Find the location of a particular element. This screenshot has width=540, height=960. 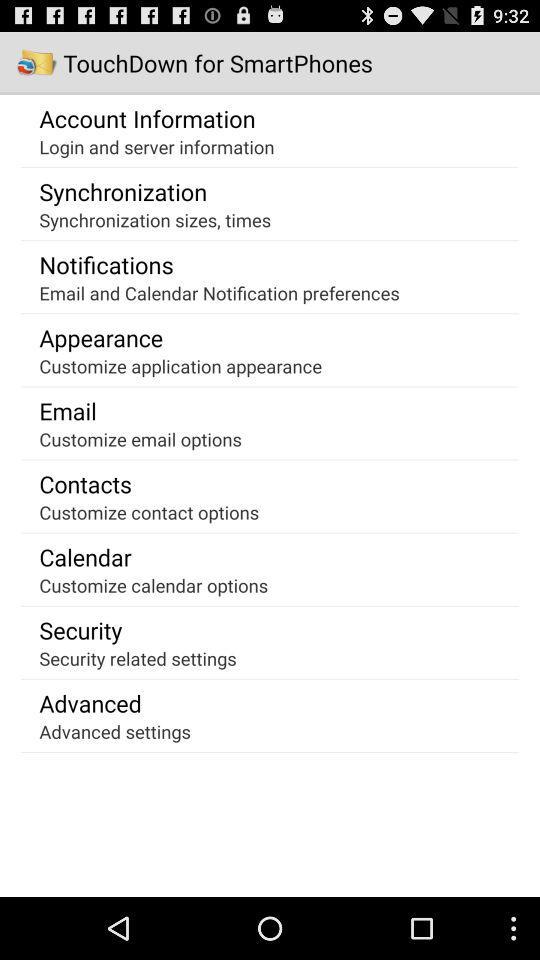

email and calendar icon is located at coordinates (218, 291).